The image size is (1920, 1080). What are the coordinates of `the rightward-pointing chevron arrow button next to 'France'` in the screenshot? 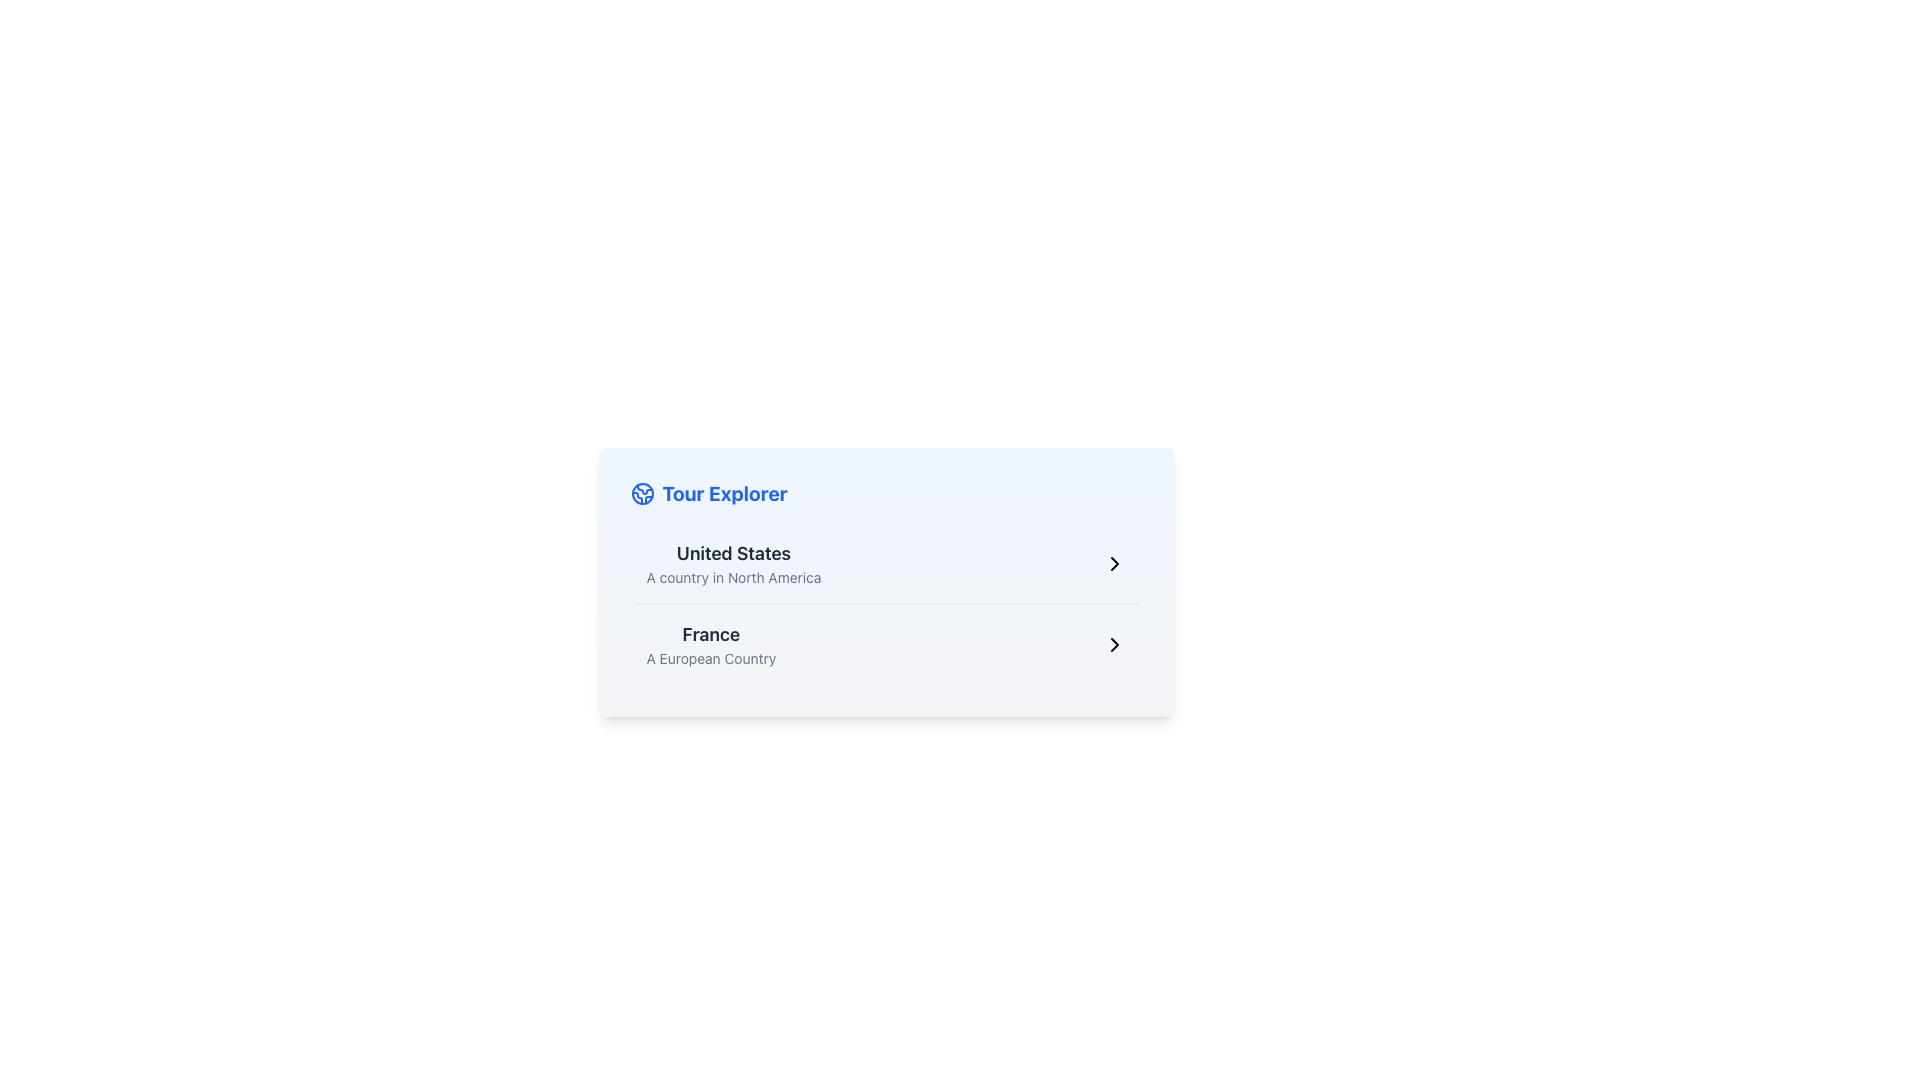 It's located at (1113, 644).